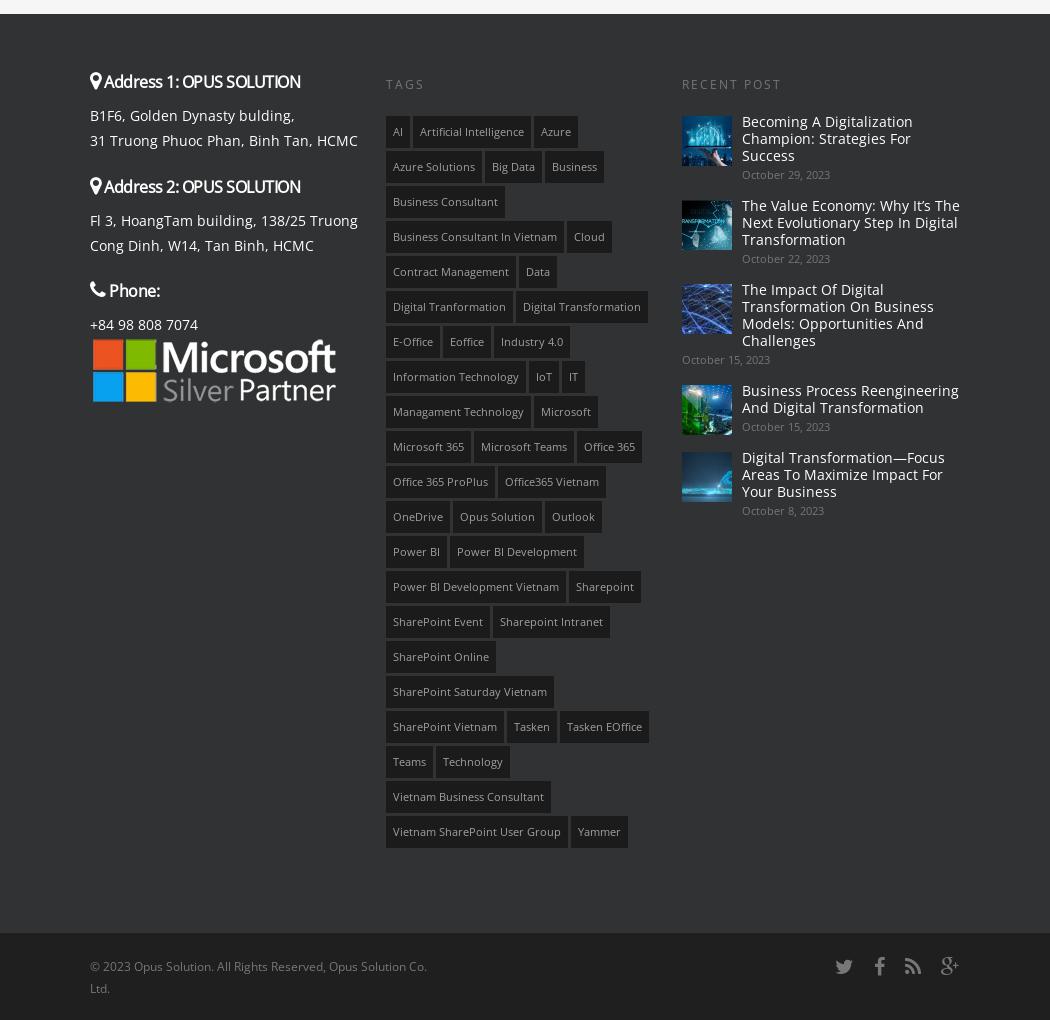  Describe the element at coordinates (142, 323) in the screenshot. I see `'+84 98 808 7074'` at that location.